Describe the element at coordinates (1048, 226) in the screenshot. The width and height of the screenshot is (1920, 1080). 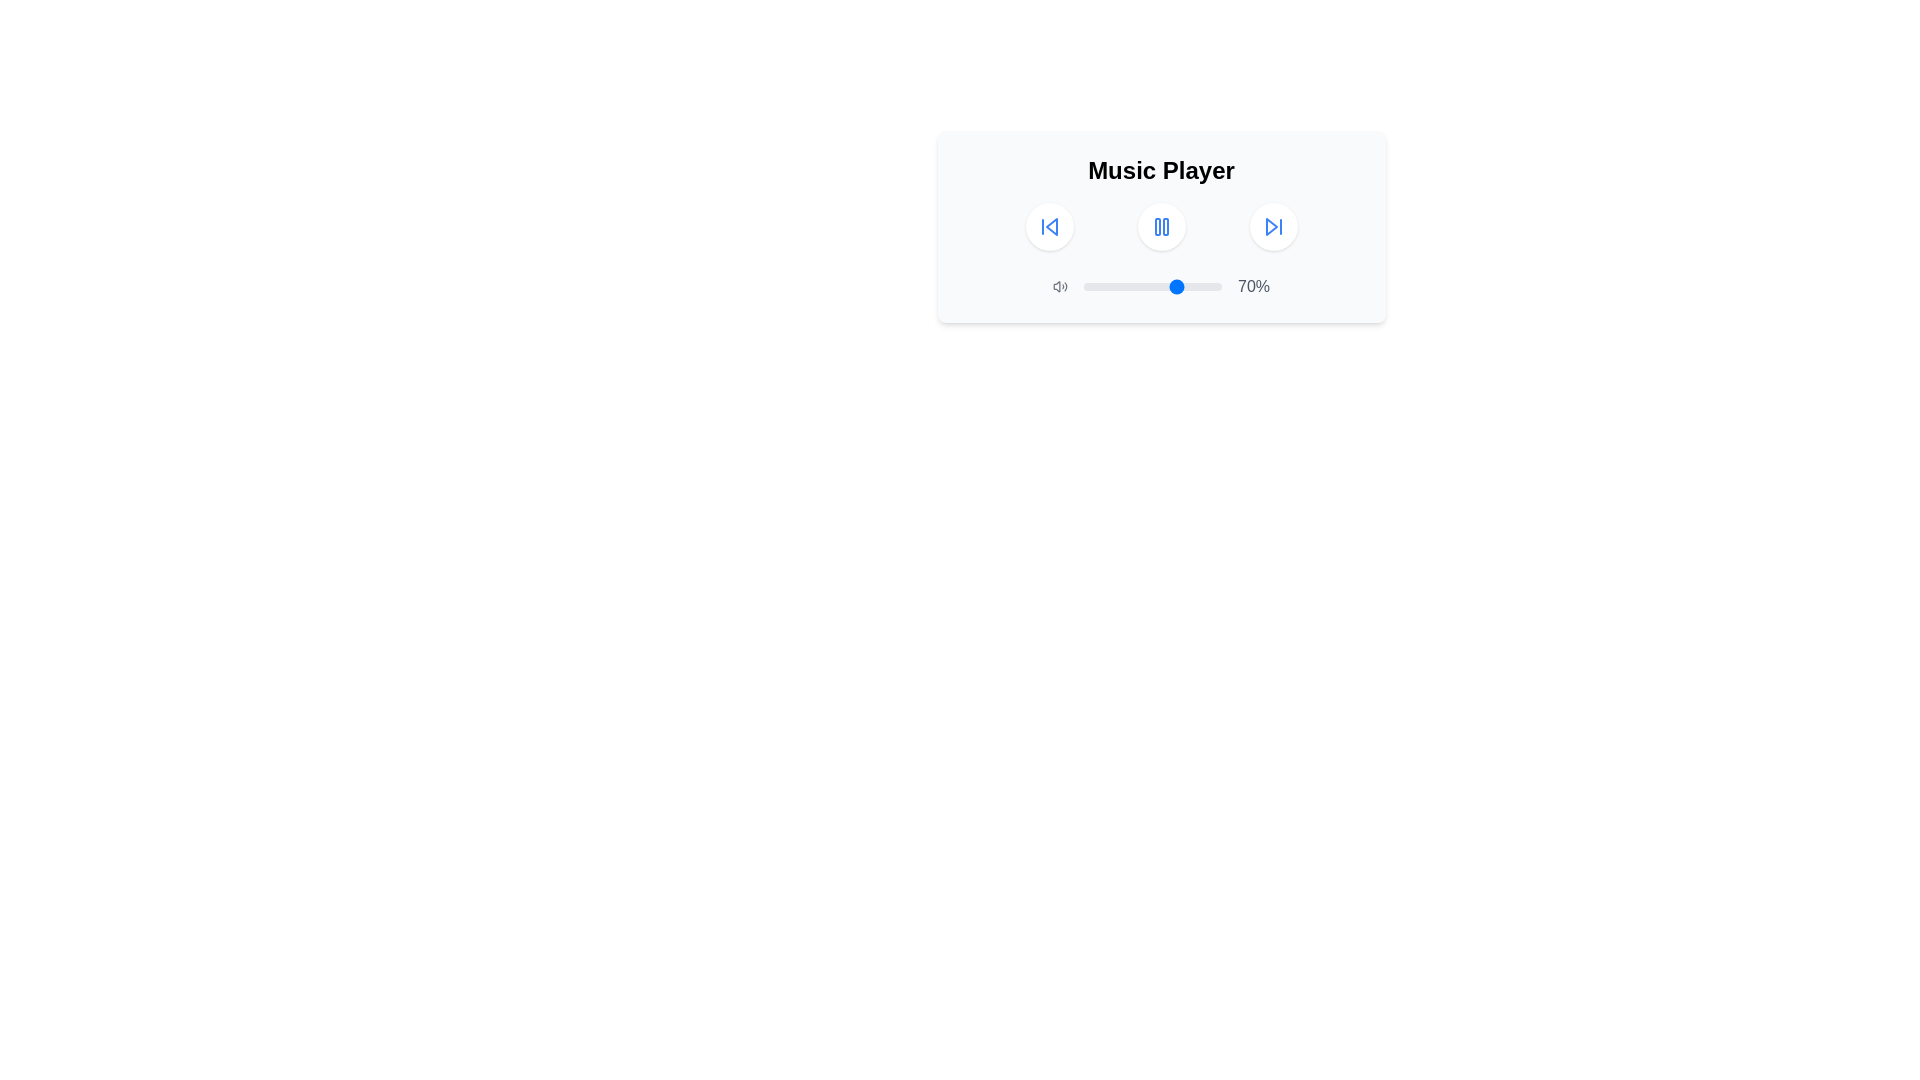
I see `the first circular button in the music player to skip to the previous track` at that location.